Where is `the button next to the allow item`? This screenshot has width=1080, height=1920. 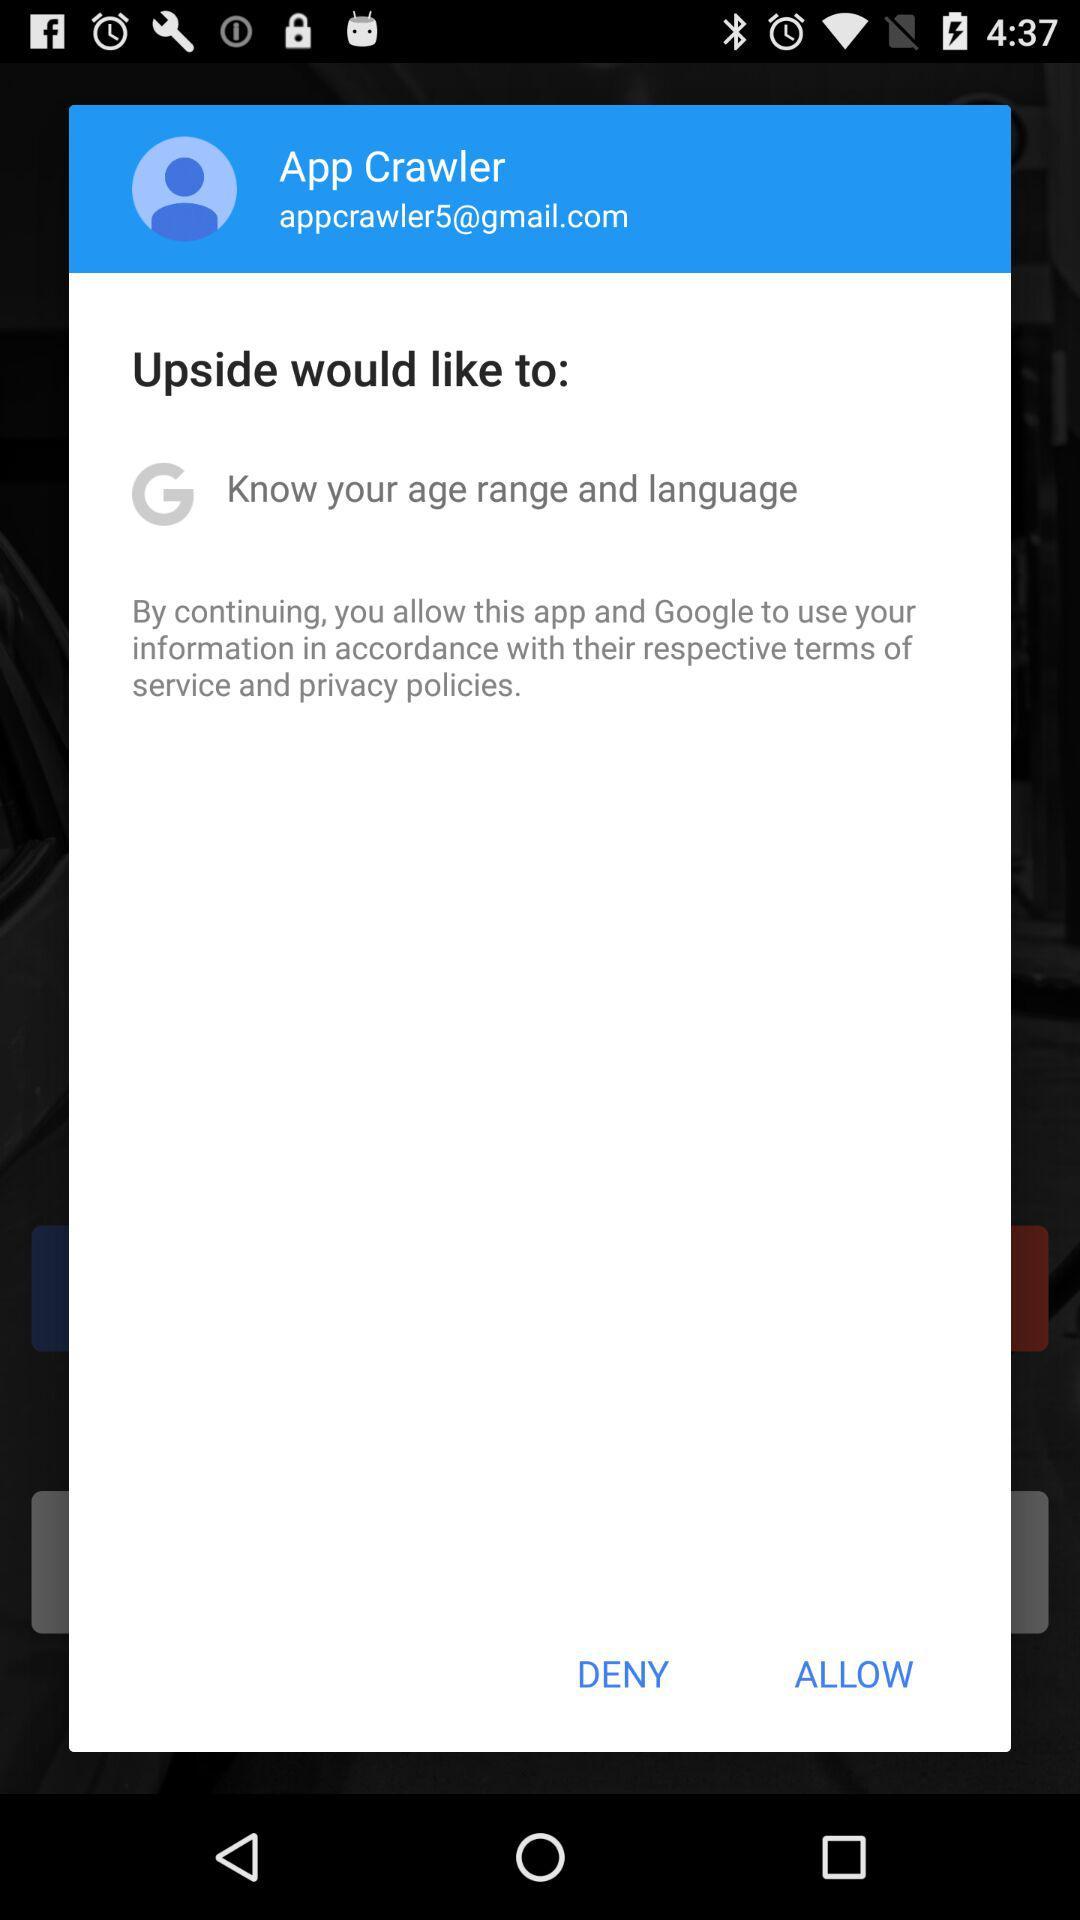 the button next to the allow item is located at coordinates (621, 1673).